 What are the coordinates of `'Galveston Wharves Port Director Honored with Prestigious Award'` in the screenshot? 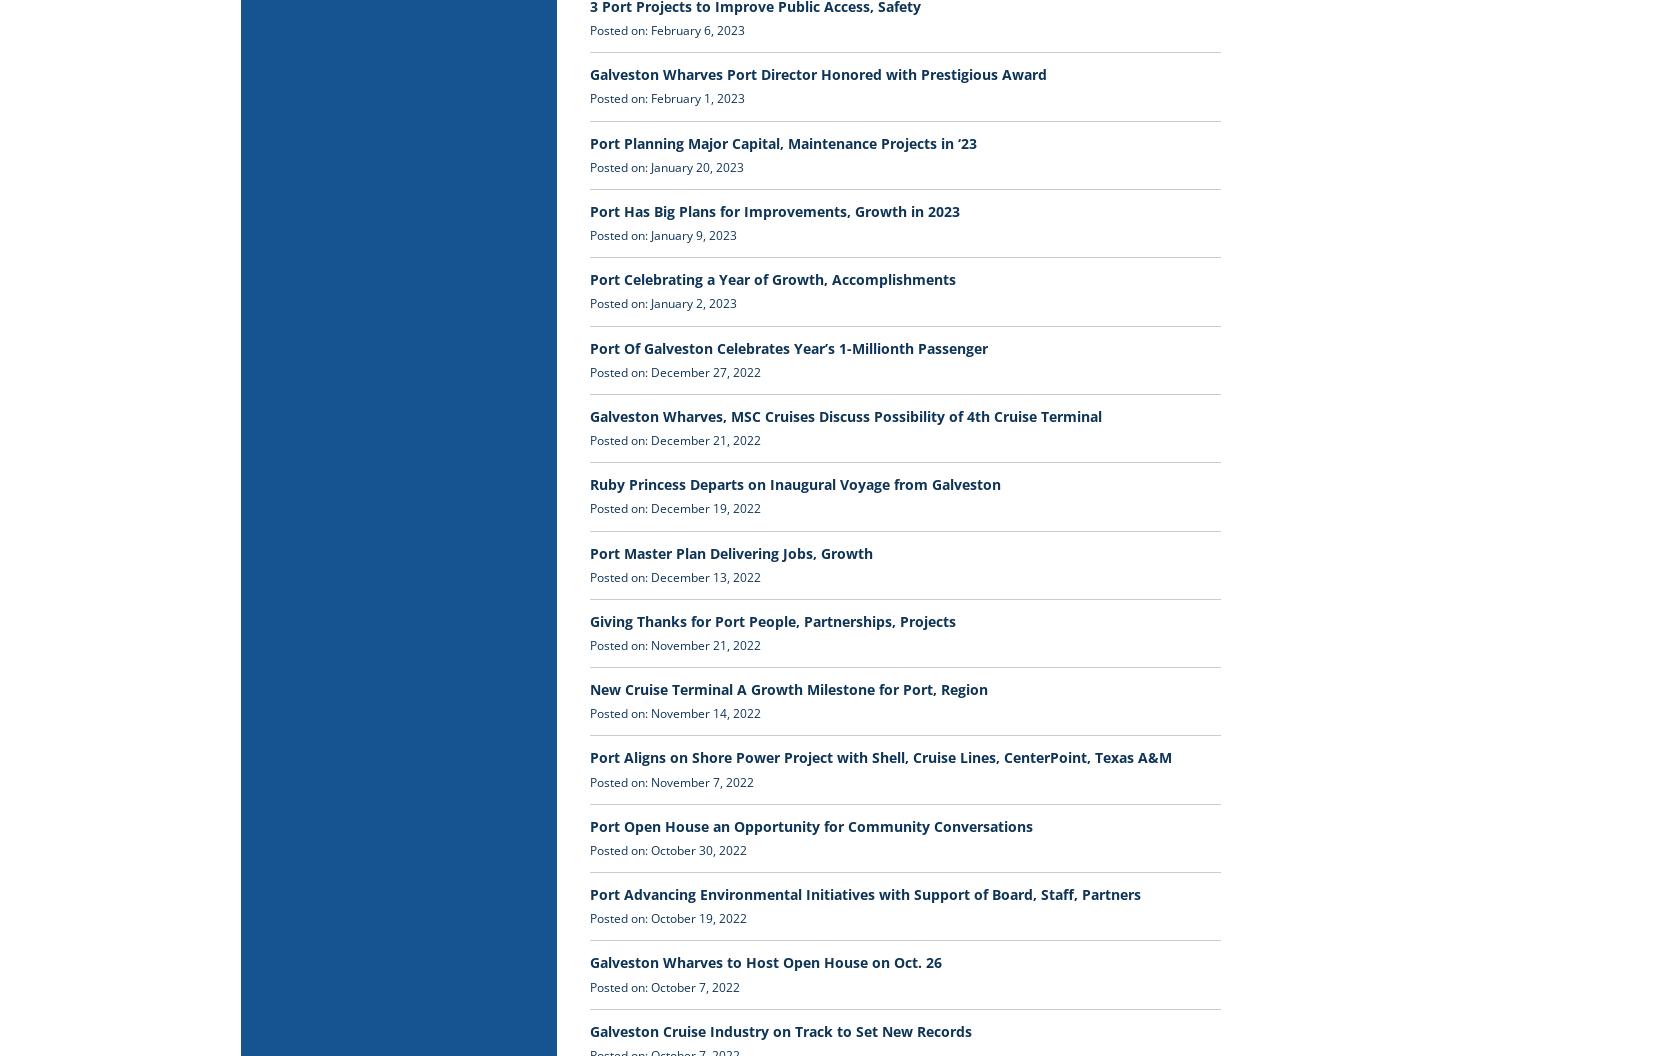 It's located at (817, 73).